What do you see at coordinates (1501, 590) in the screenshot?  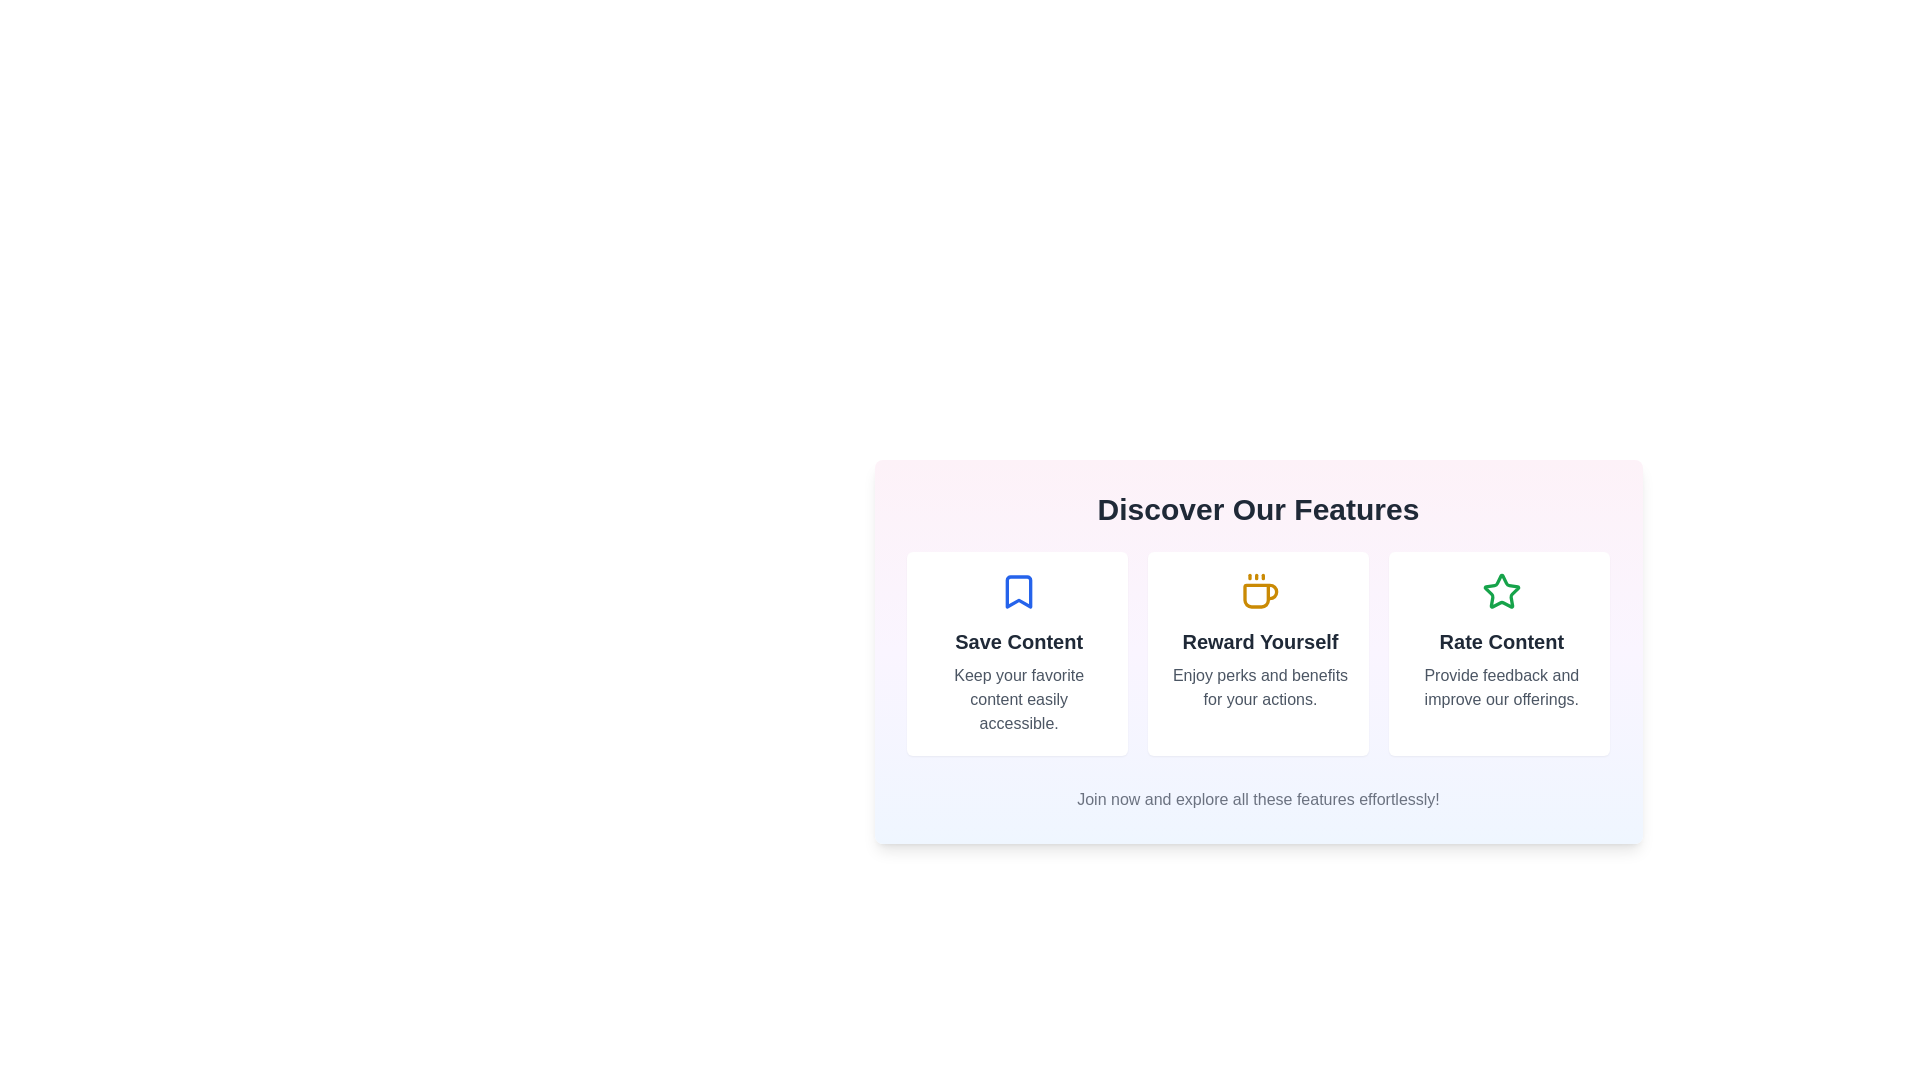 I see `the green star-shaped icon with a hollow center located in the rightmost section of the panel above the 'Rate Content' text` at bounding box center [1501, 590].